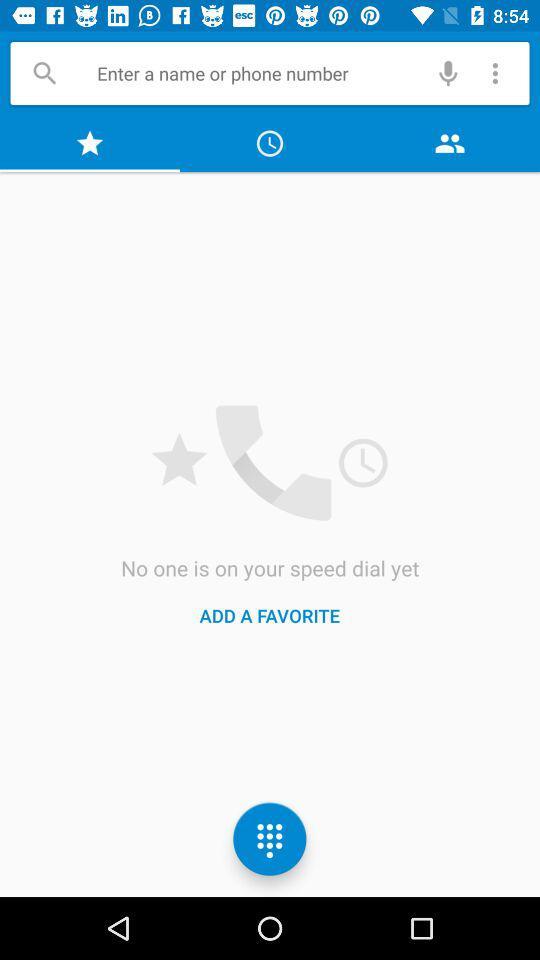  Describe the element at coordinates (270, 839) in the screenshot. I see `the dialpad icon` at that location.